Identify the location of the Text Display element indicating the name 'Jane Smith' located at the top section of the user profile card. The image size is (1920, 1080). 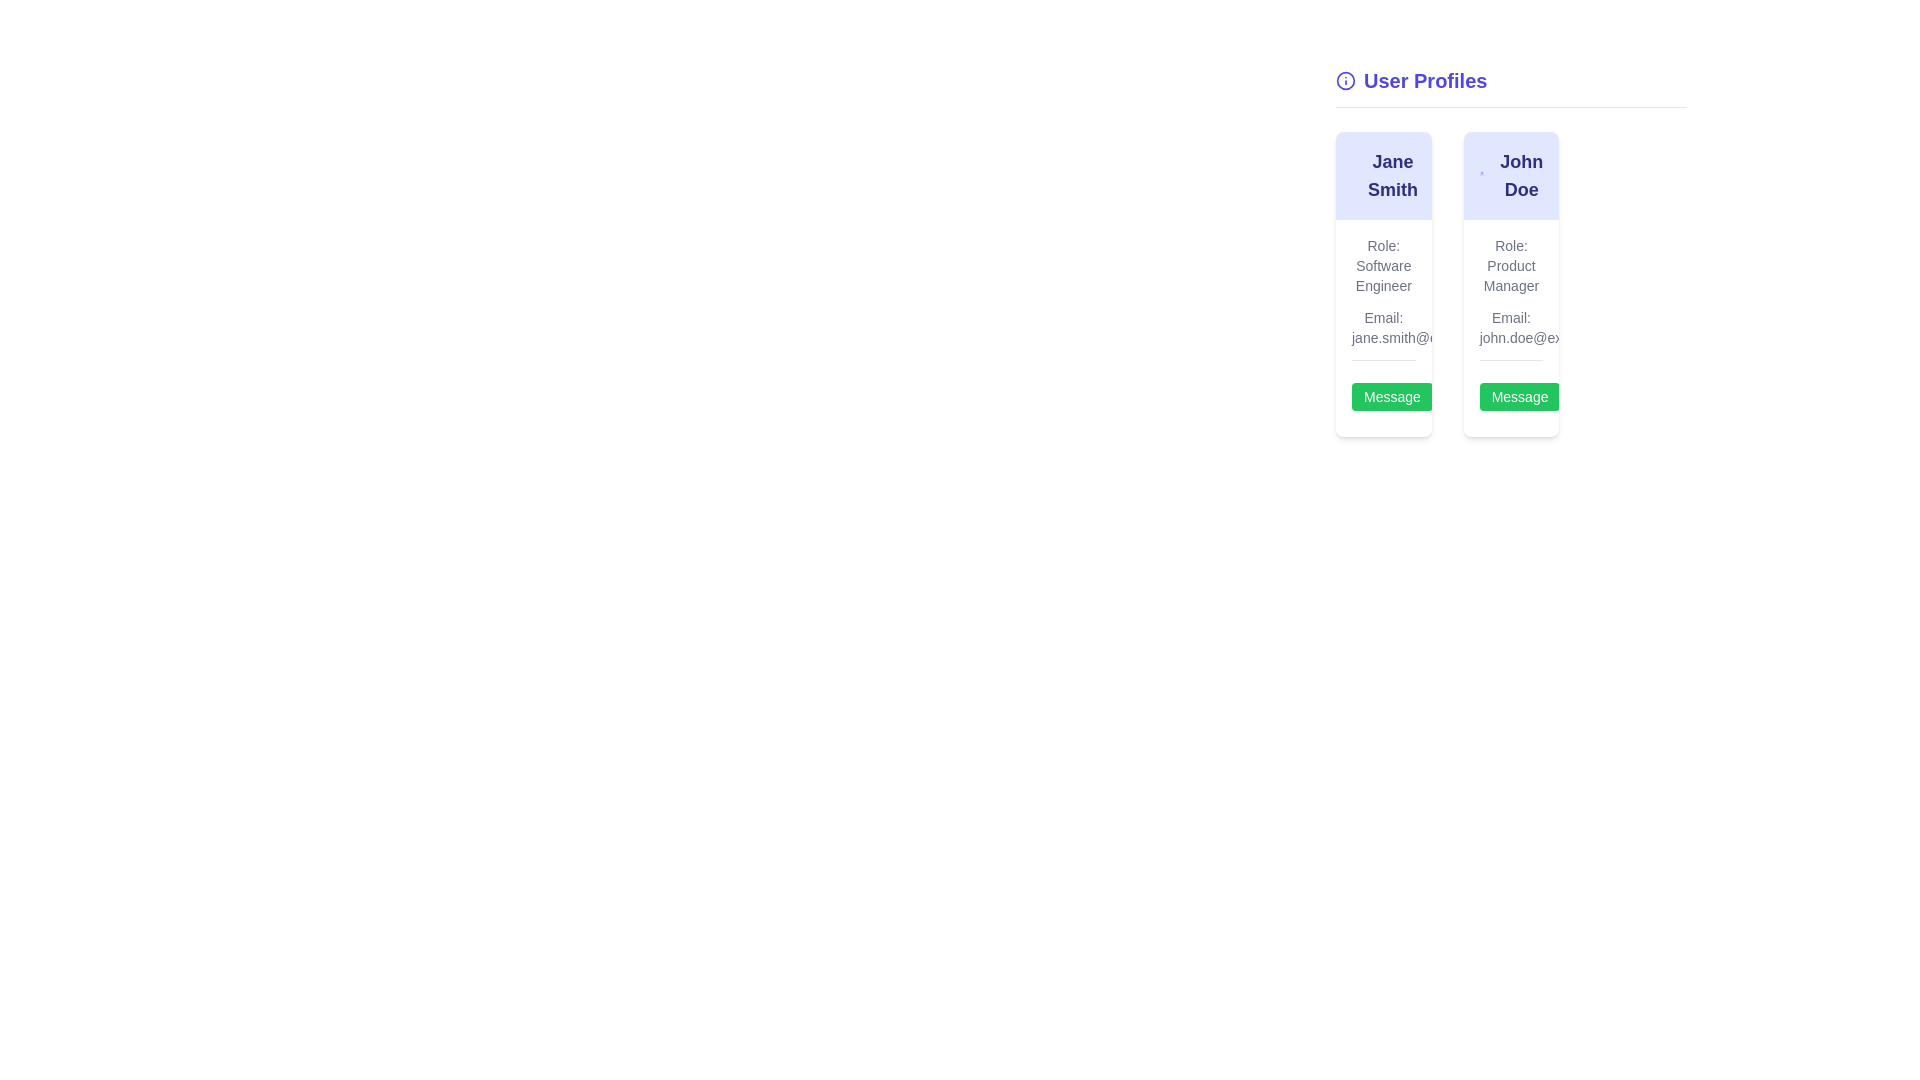
(1382, 175).